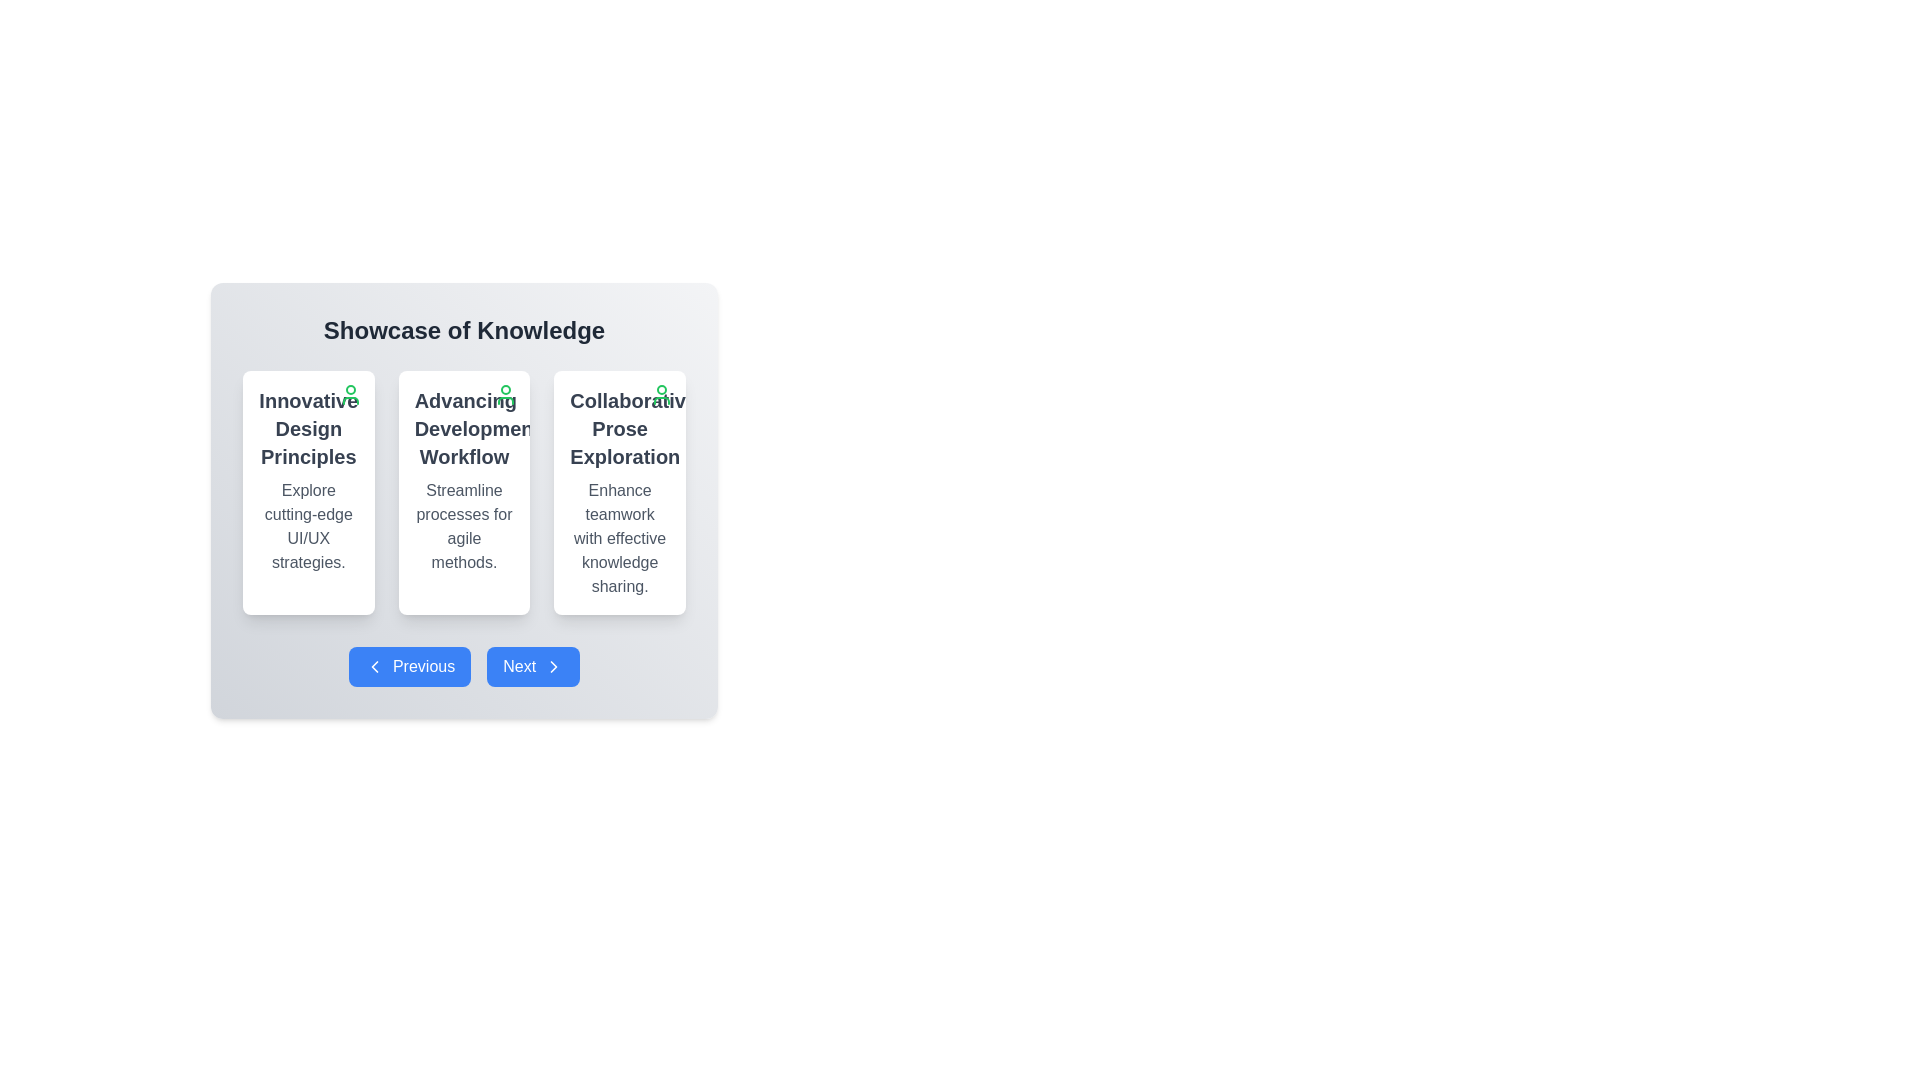 The image size is (1920, 1080). I want to click on the 'Previous' and 'Next' buttons in the Navigation Panel, so click(463, 667).